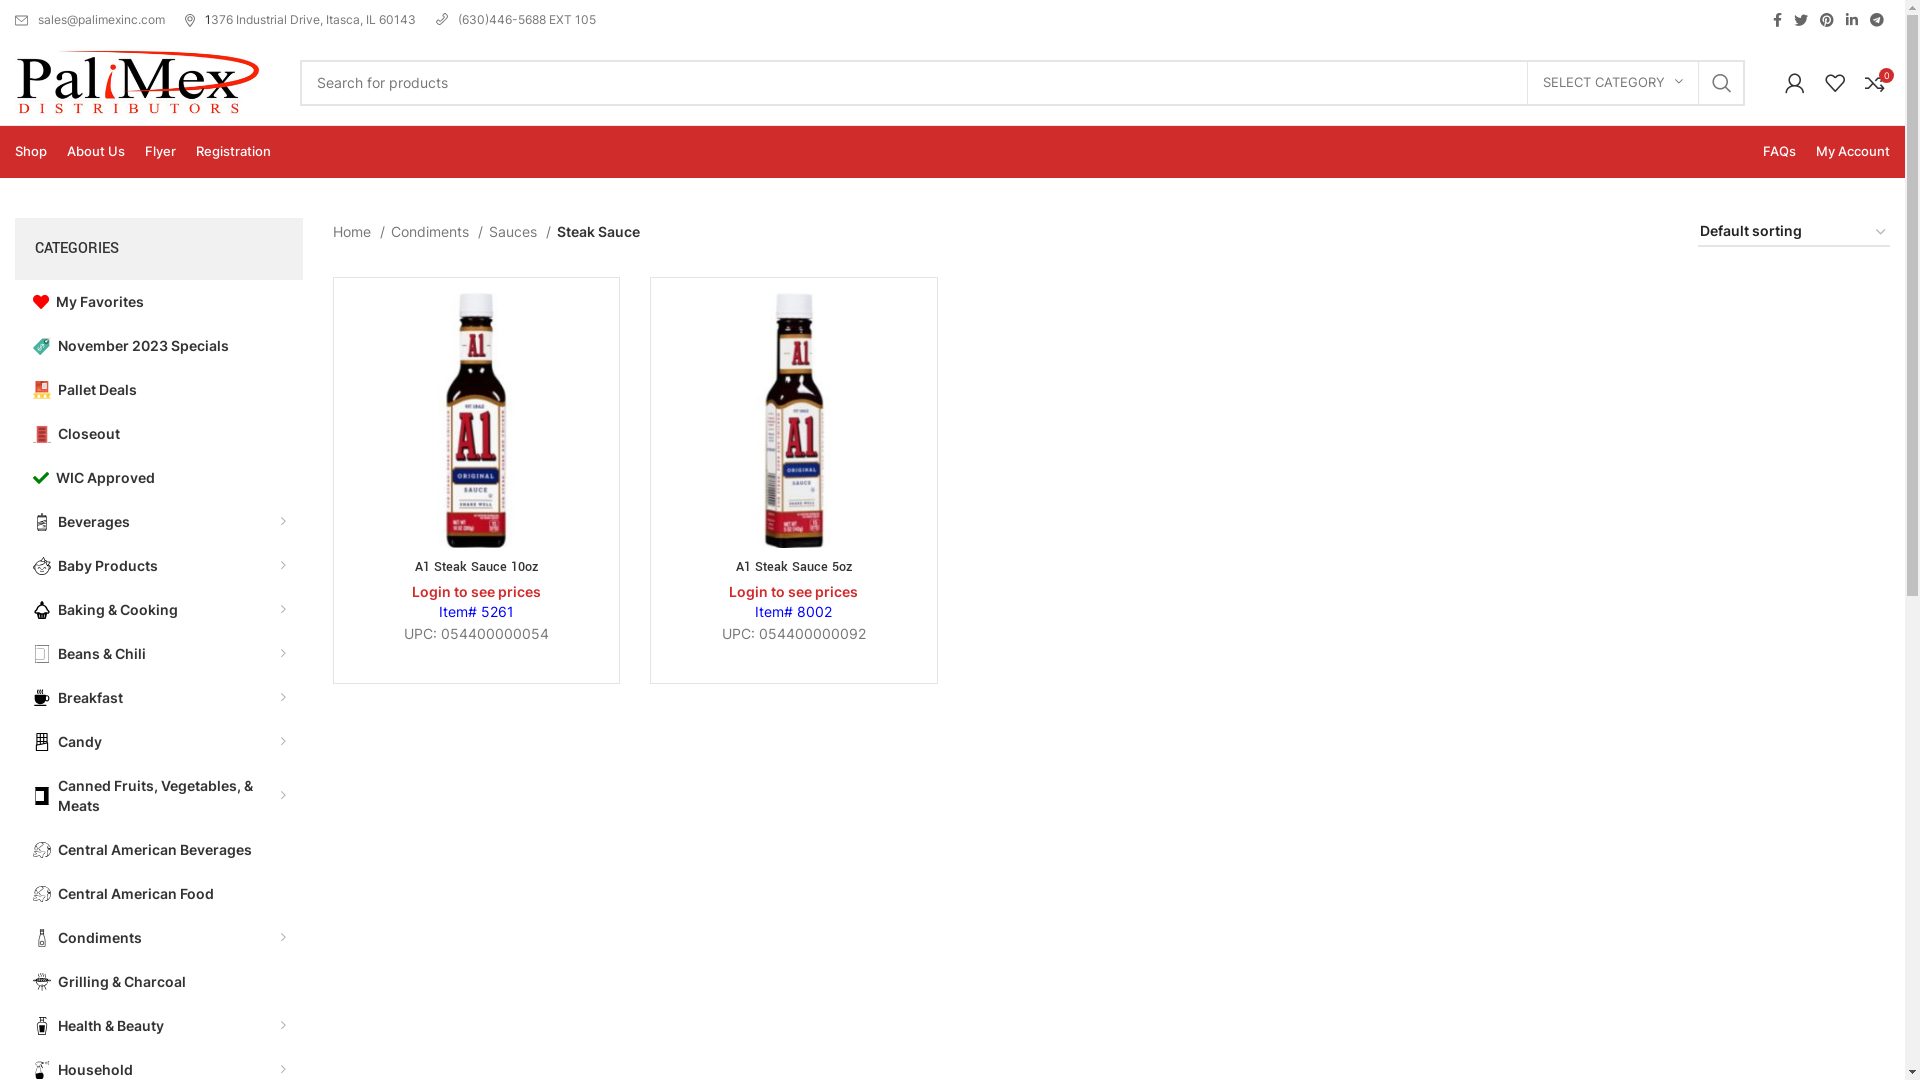 The image size is (1920, 1080). What do you see at coordinates (157, 608) in the screenshot?
I see `'Baking & Cooking'` at bounding box center [157, 608].